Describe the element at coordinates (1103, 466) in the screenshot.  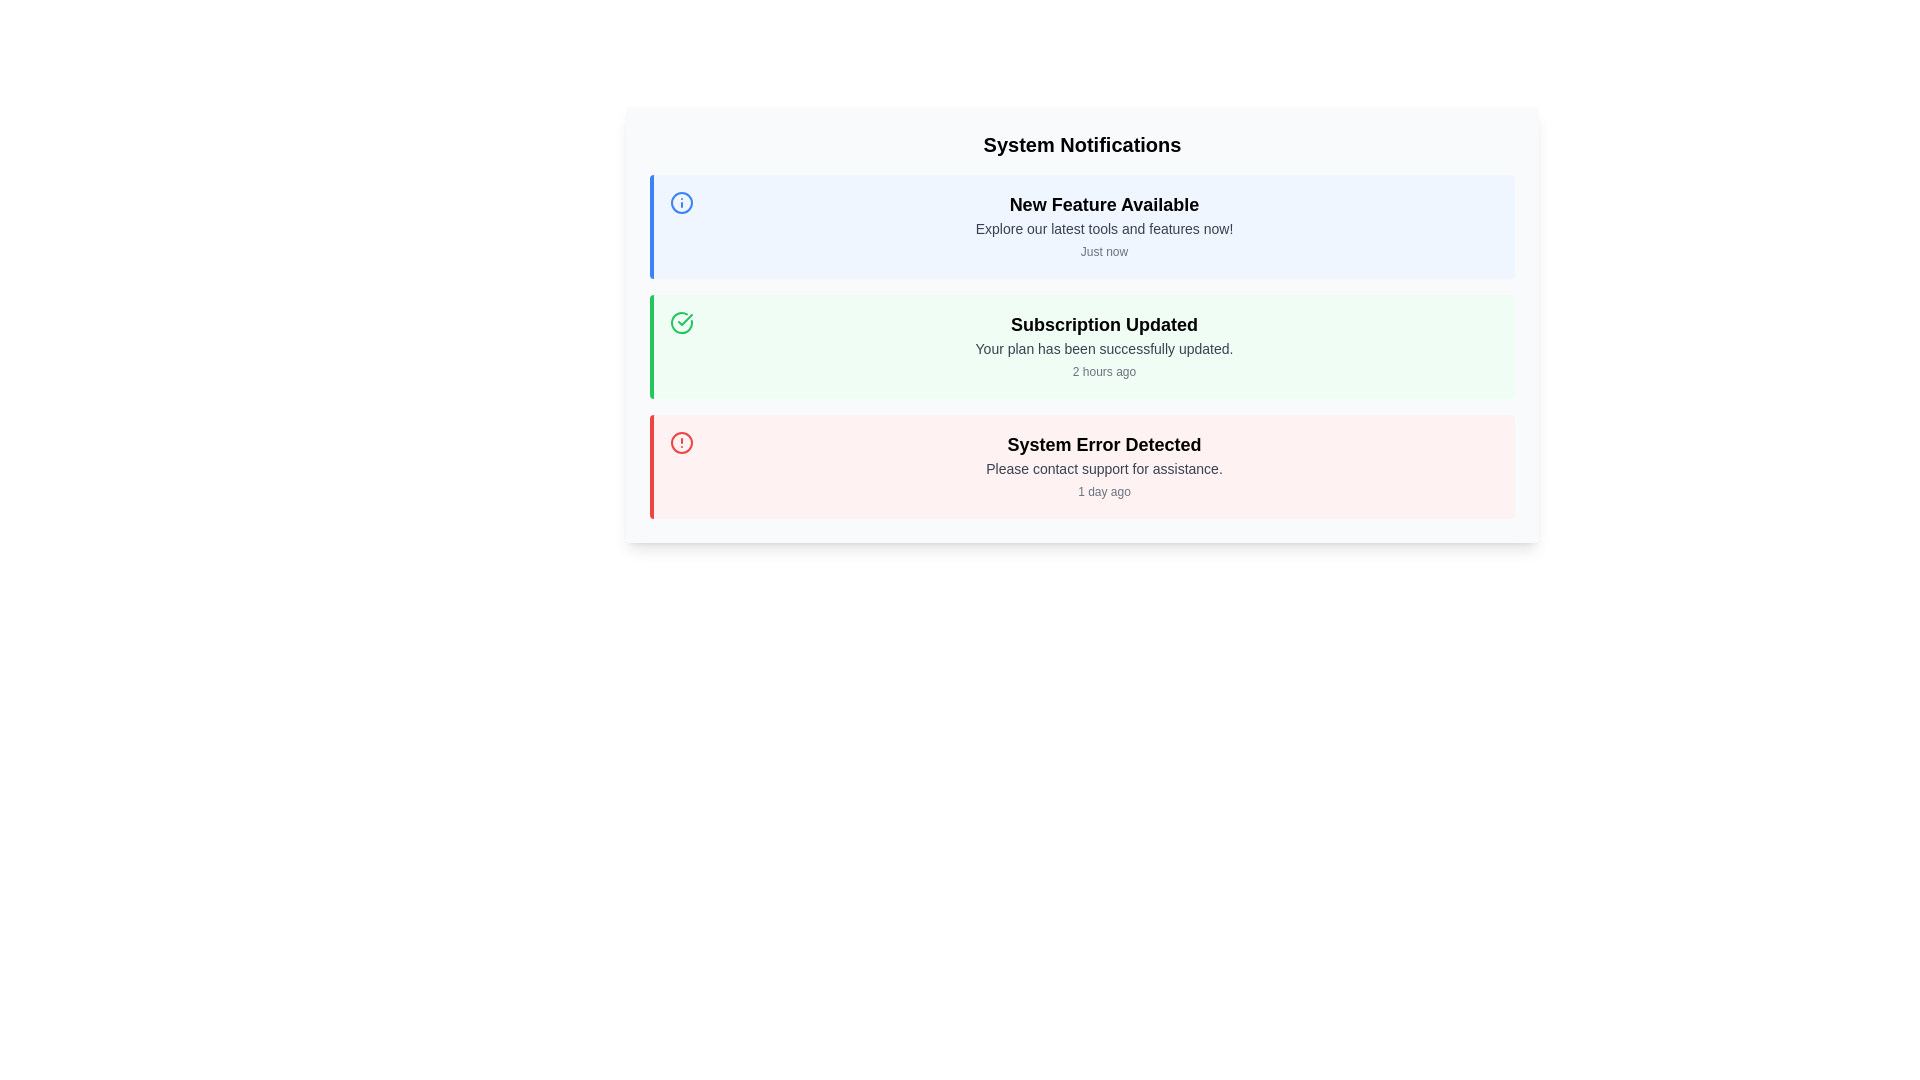
I see `text message from the textual notification block titled 'System Error Detected', which is located within a red alert box at the bottom of the notifications list` at that location.